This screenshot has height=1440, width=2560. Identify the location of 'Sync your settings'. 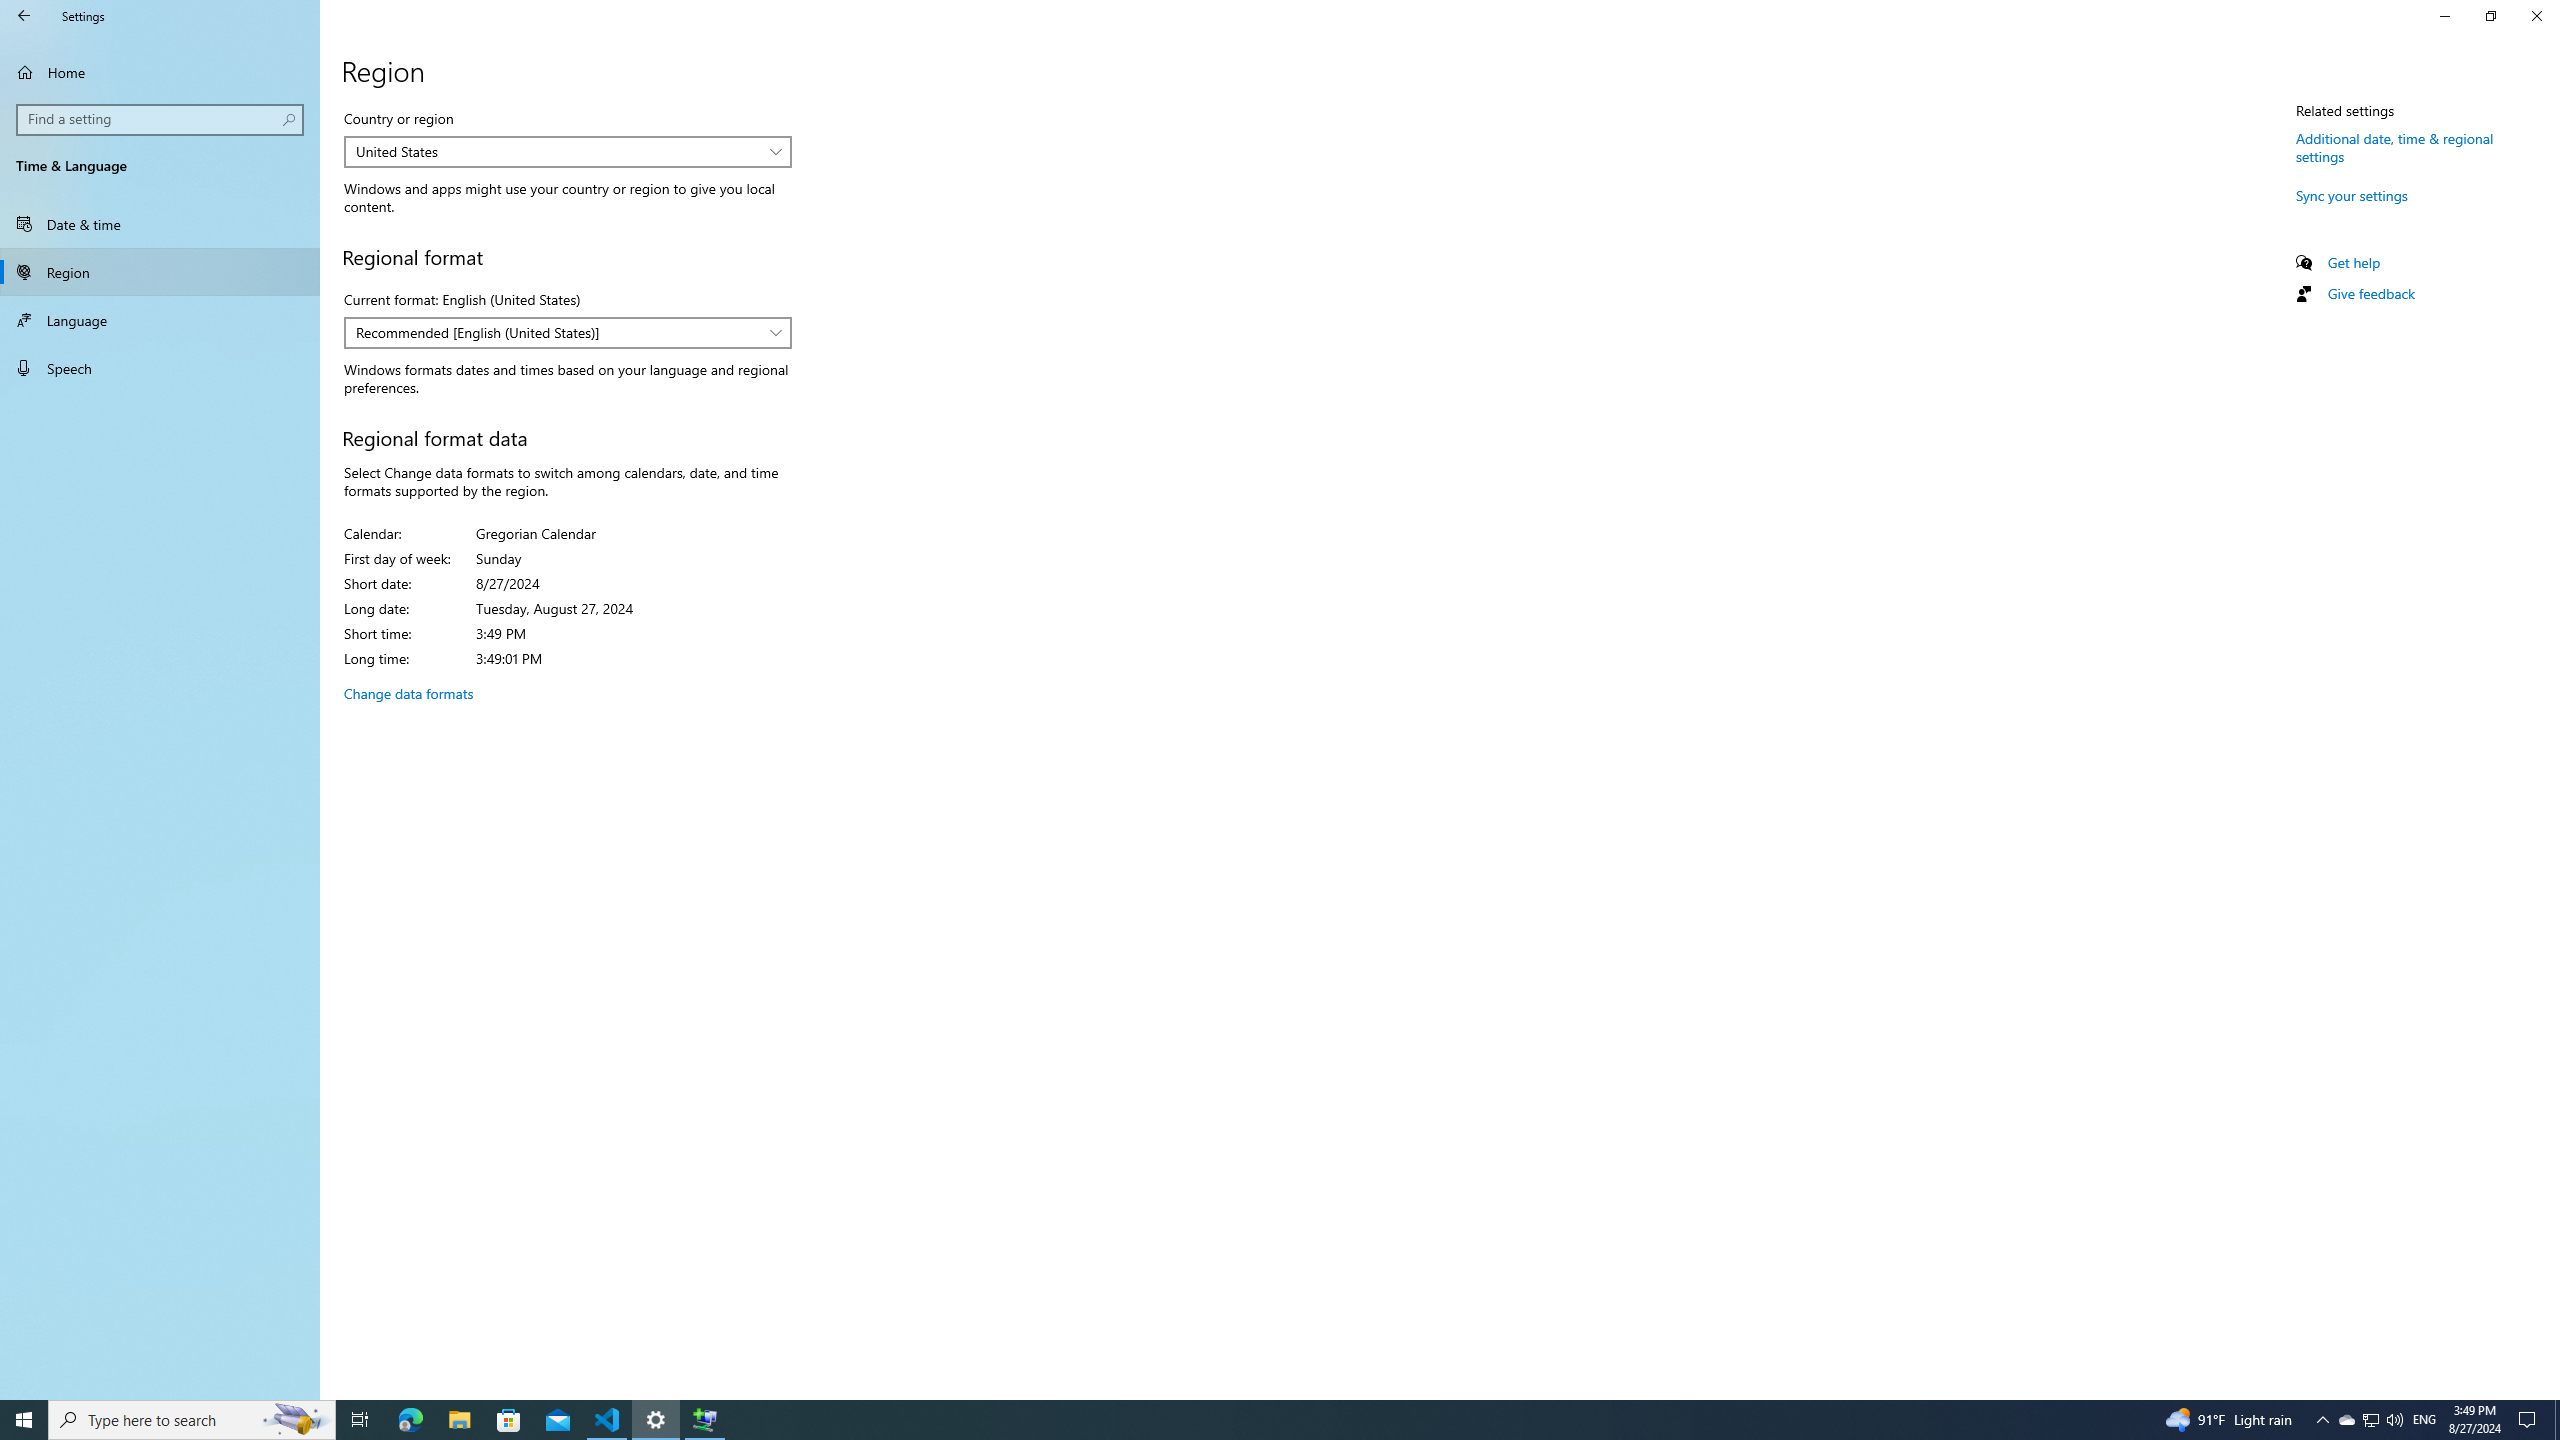
(2352, 195).